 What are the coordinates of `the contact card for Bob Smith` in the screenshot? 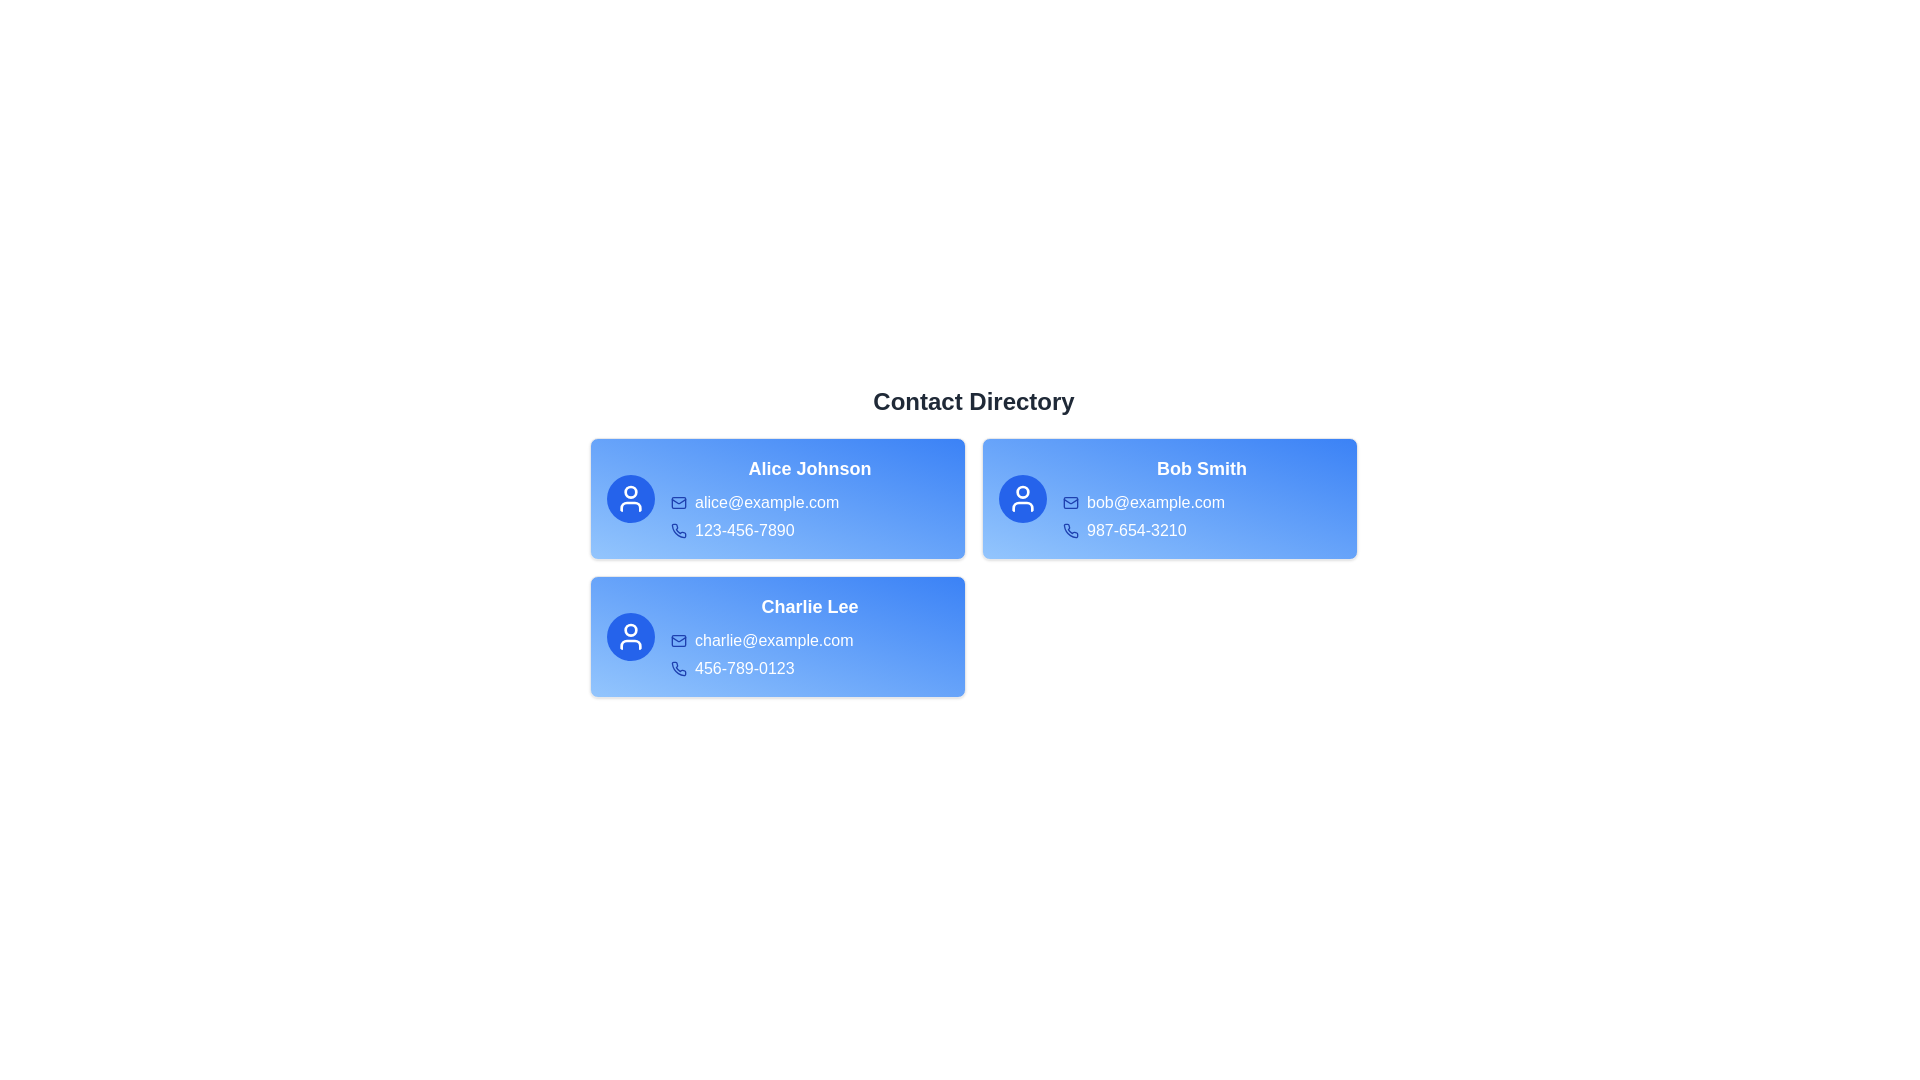 It's located at (1170, 497).